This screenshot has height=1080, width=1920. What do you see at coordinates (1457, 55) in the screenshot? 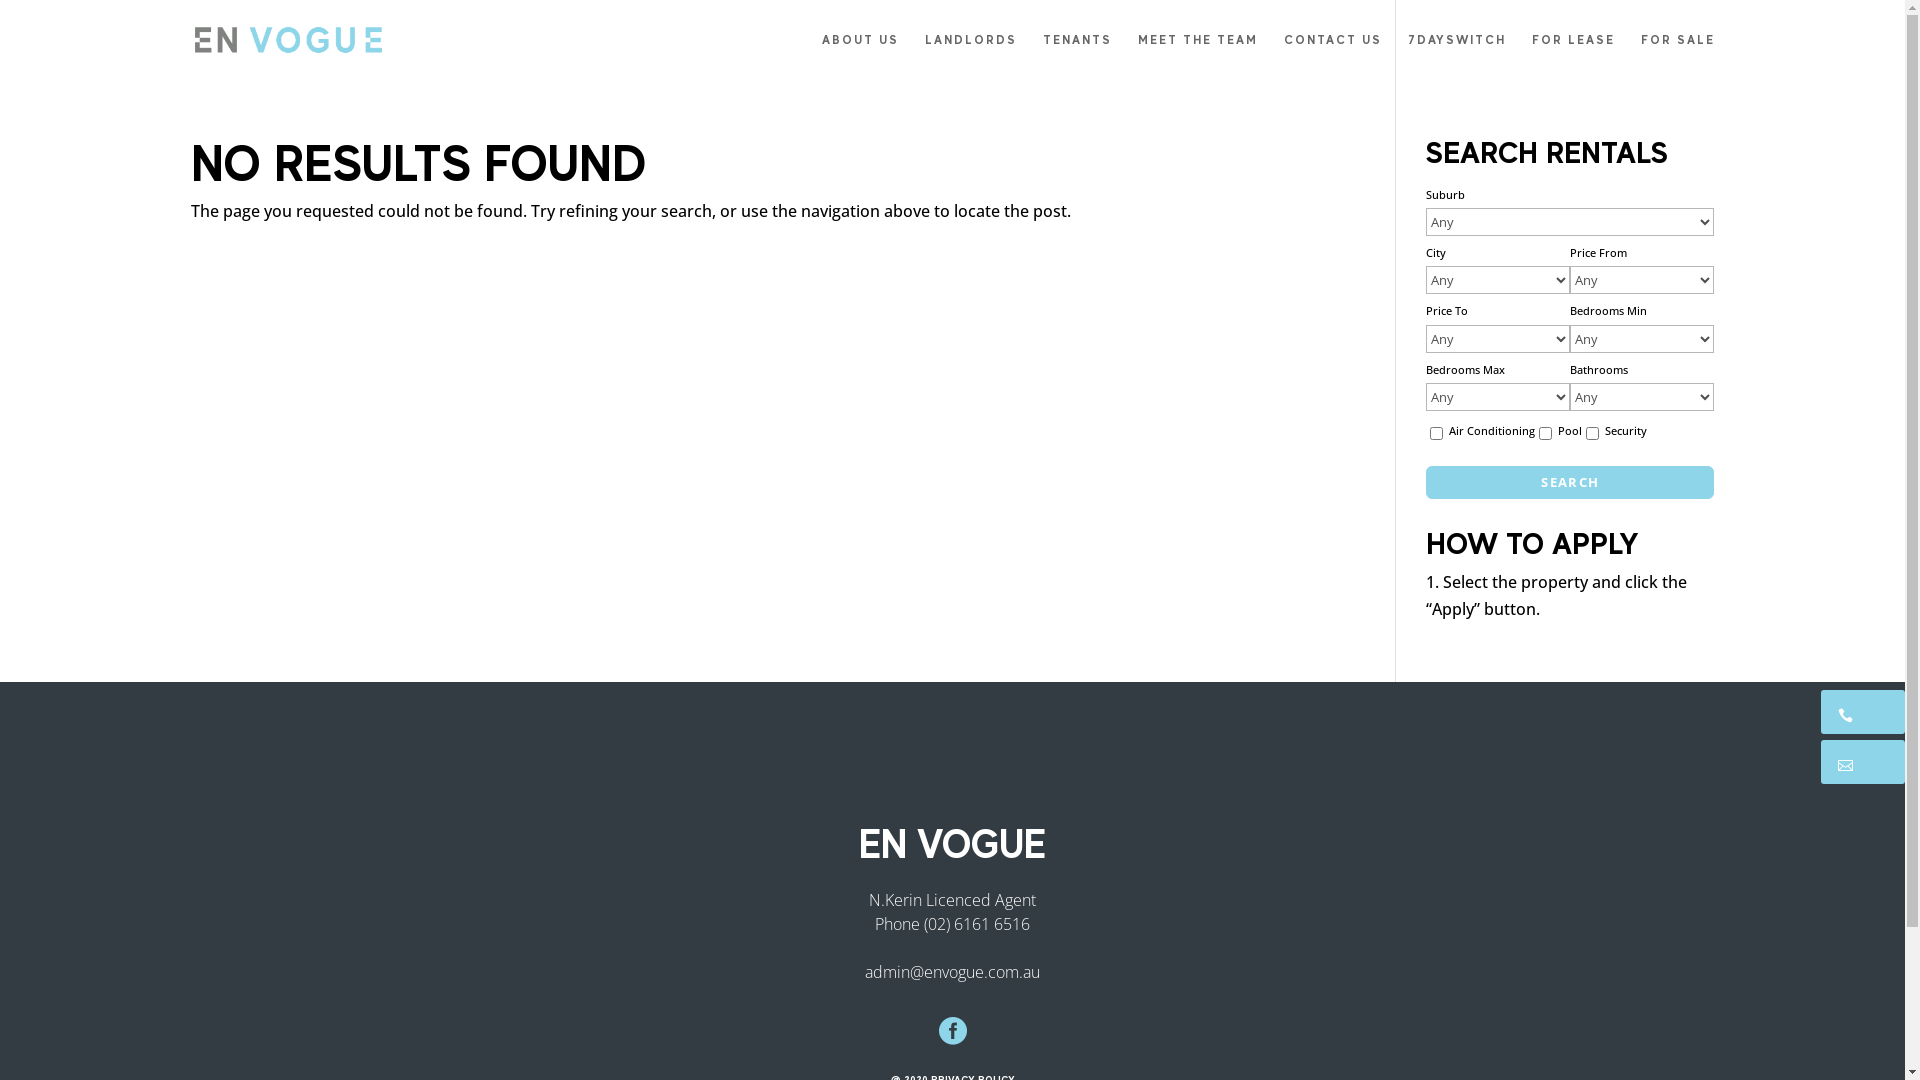
I see `'7DAYSWITCH'` at bounding box center [1457, 55].